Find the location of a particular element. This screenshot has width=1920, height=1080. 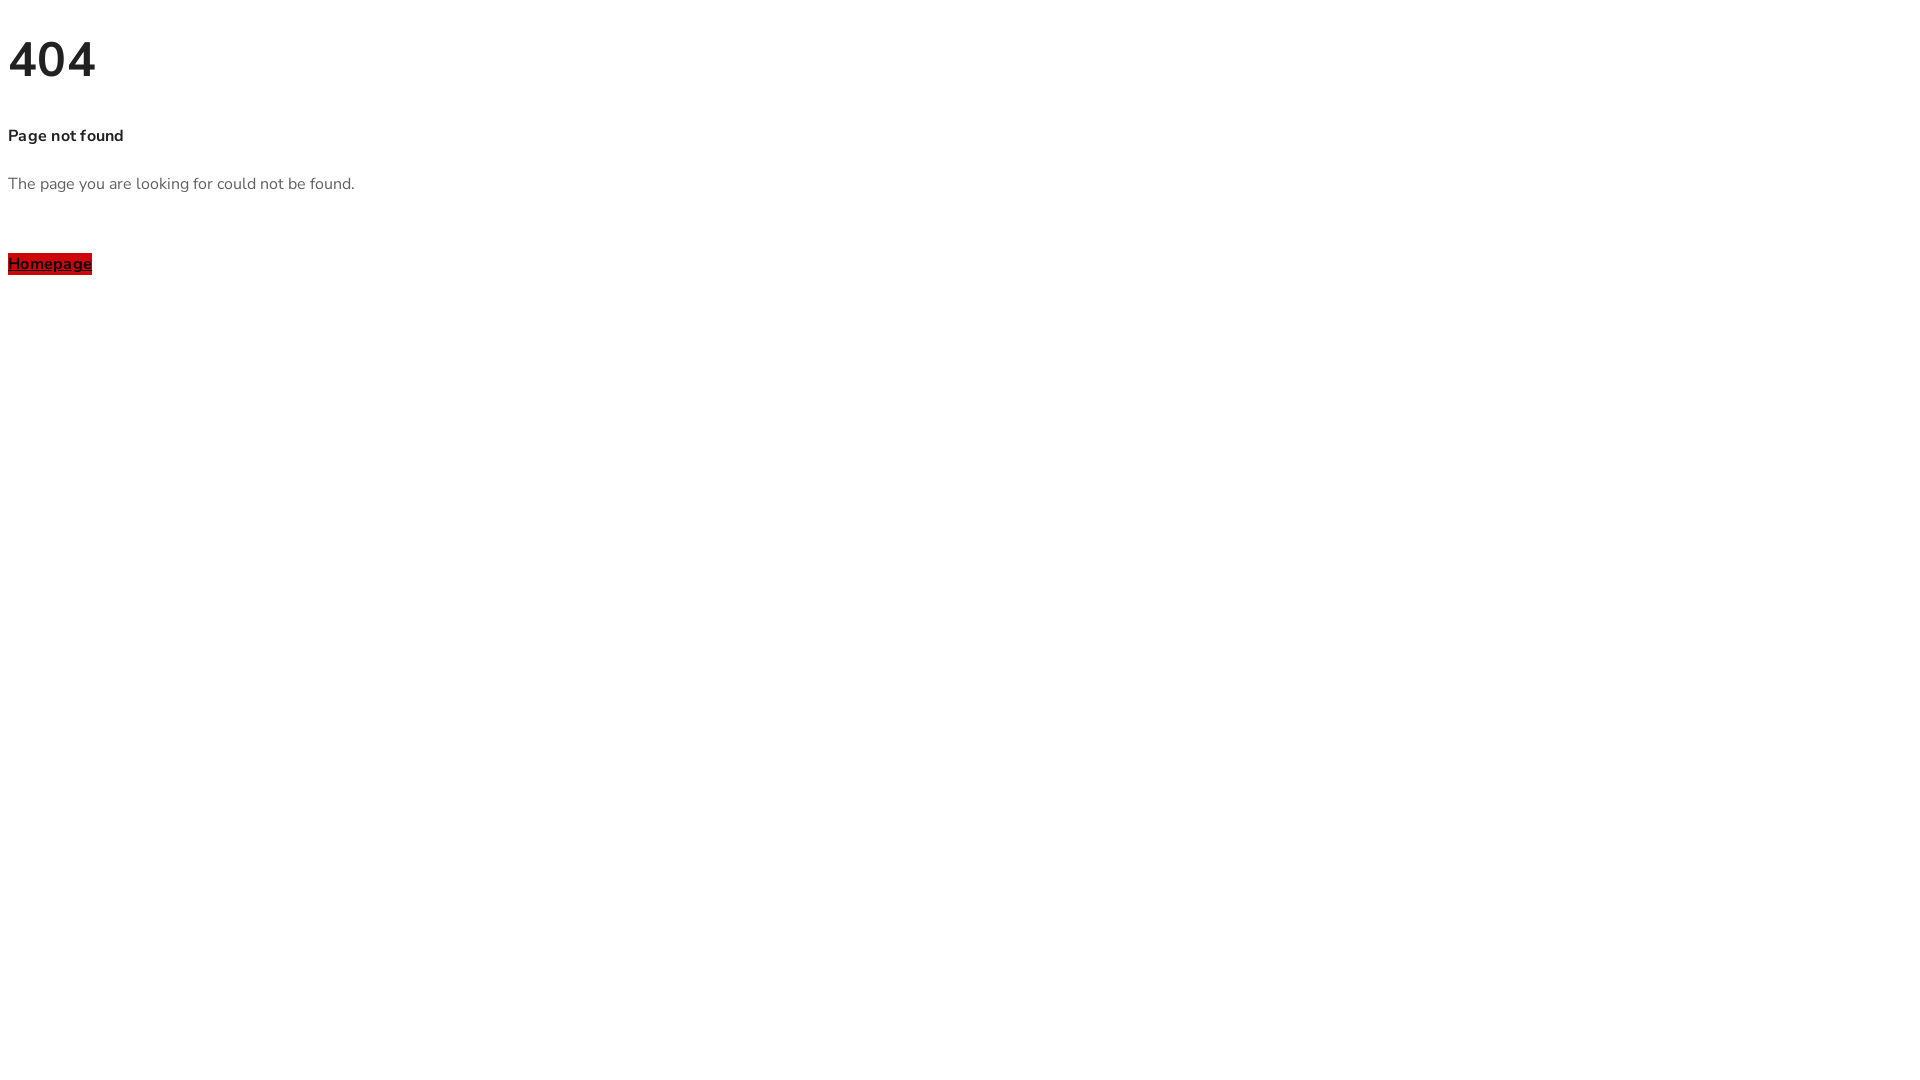

'Homepage' is located at coordinates (8, 262).